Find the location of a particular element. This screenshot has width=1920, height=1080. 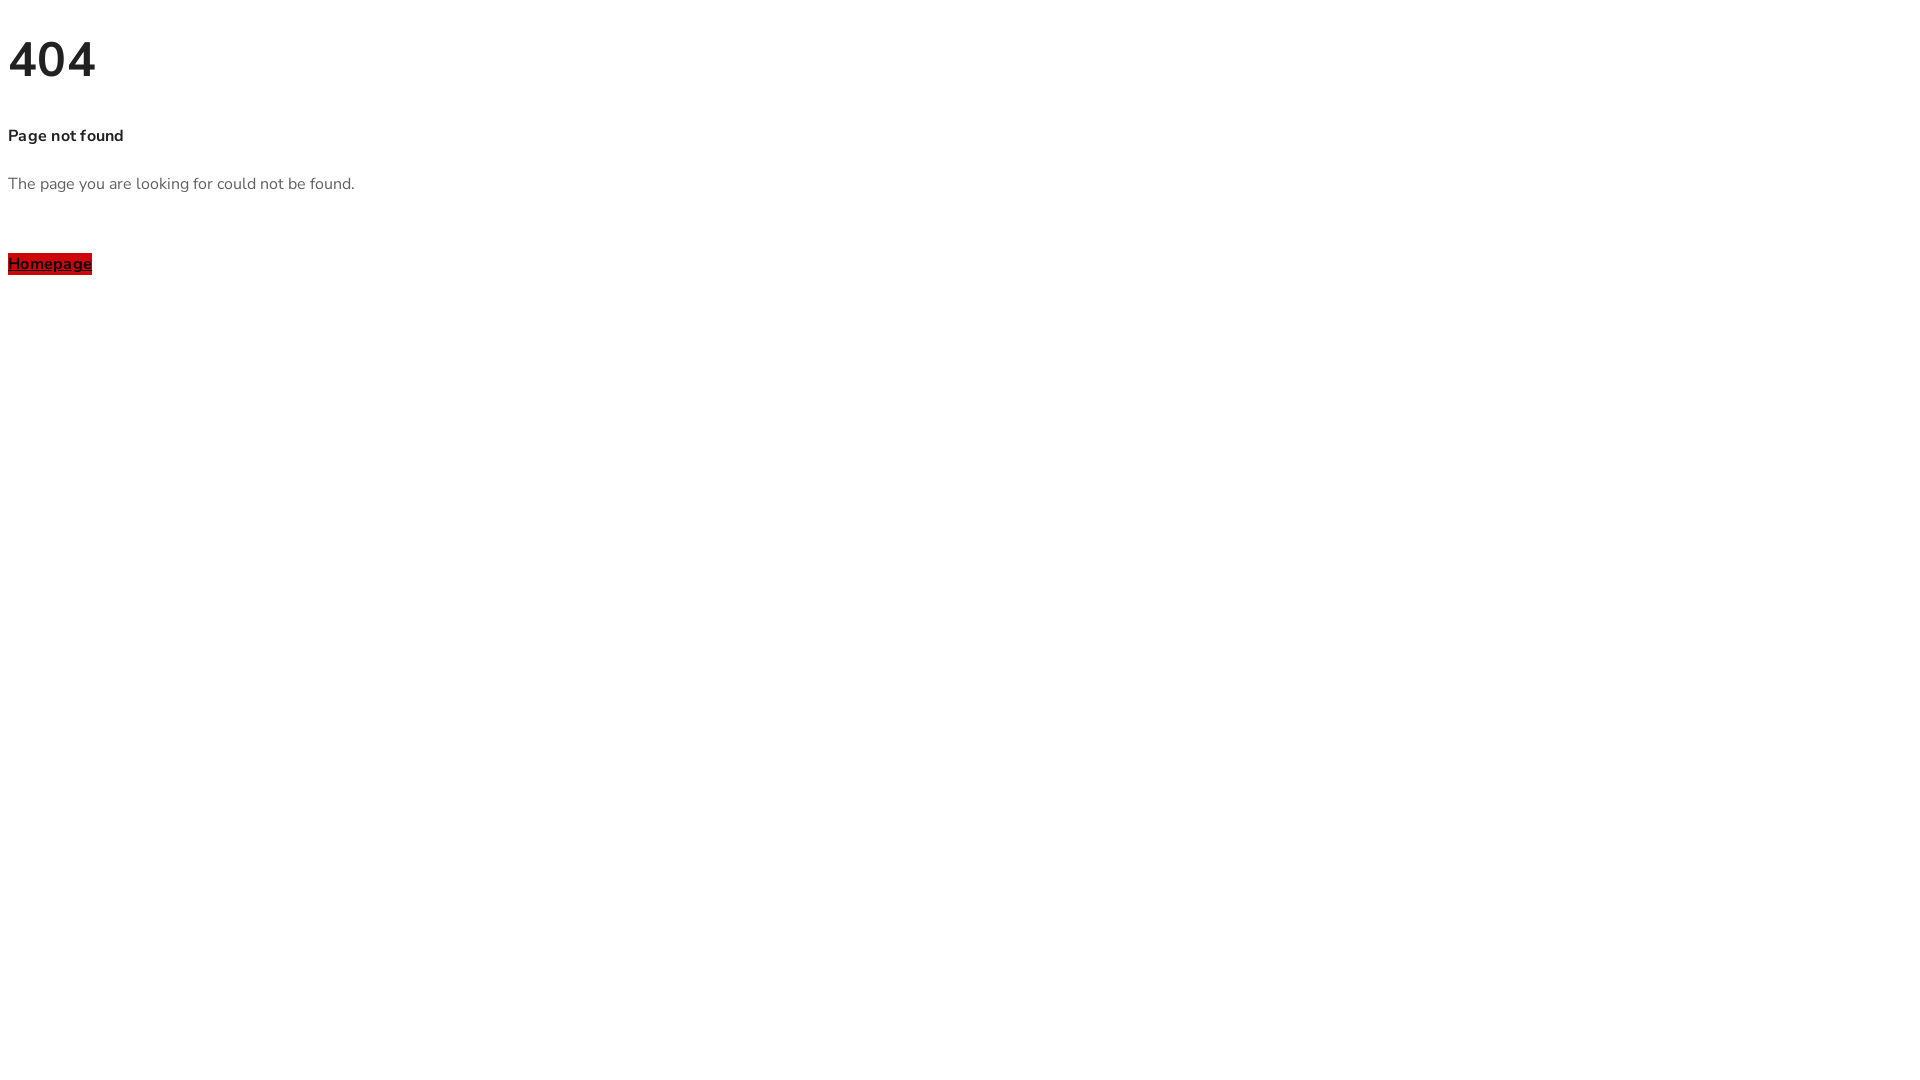

'Homepage' is located at coordinates (8, 262).